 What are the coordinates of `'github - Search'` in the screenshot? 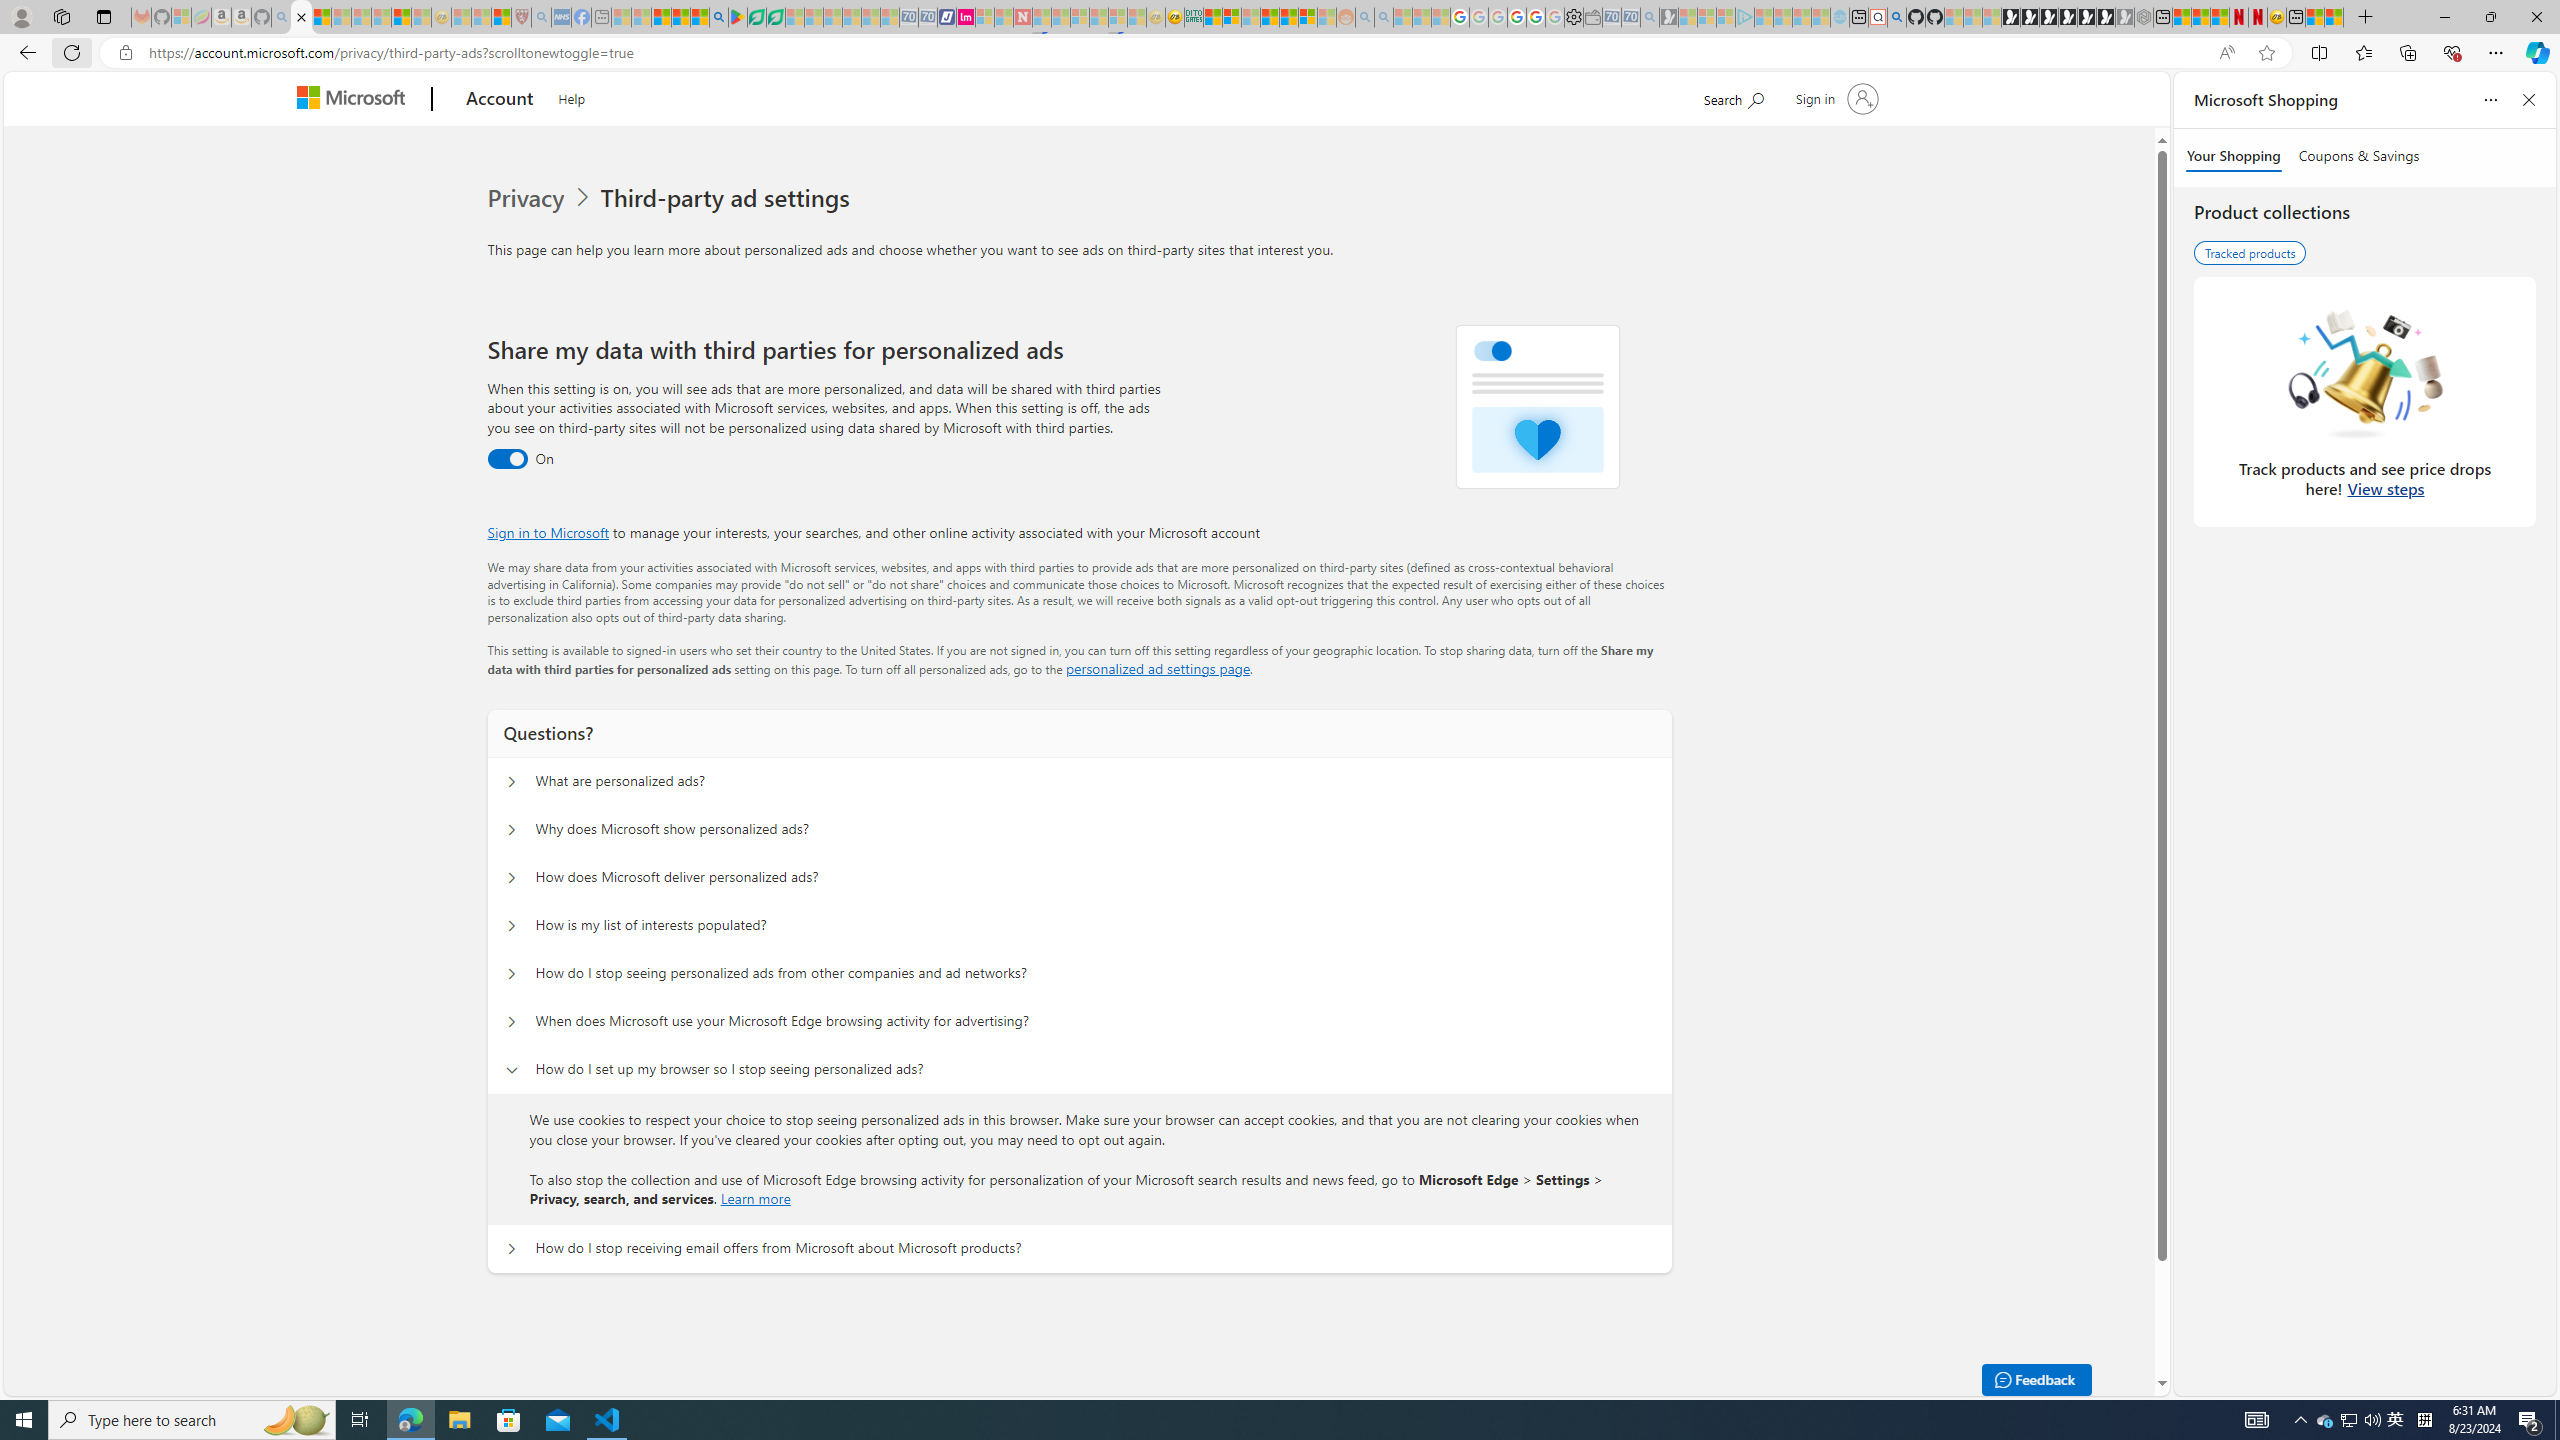 It's located at (1895, 16).